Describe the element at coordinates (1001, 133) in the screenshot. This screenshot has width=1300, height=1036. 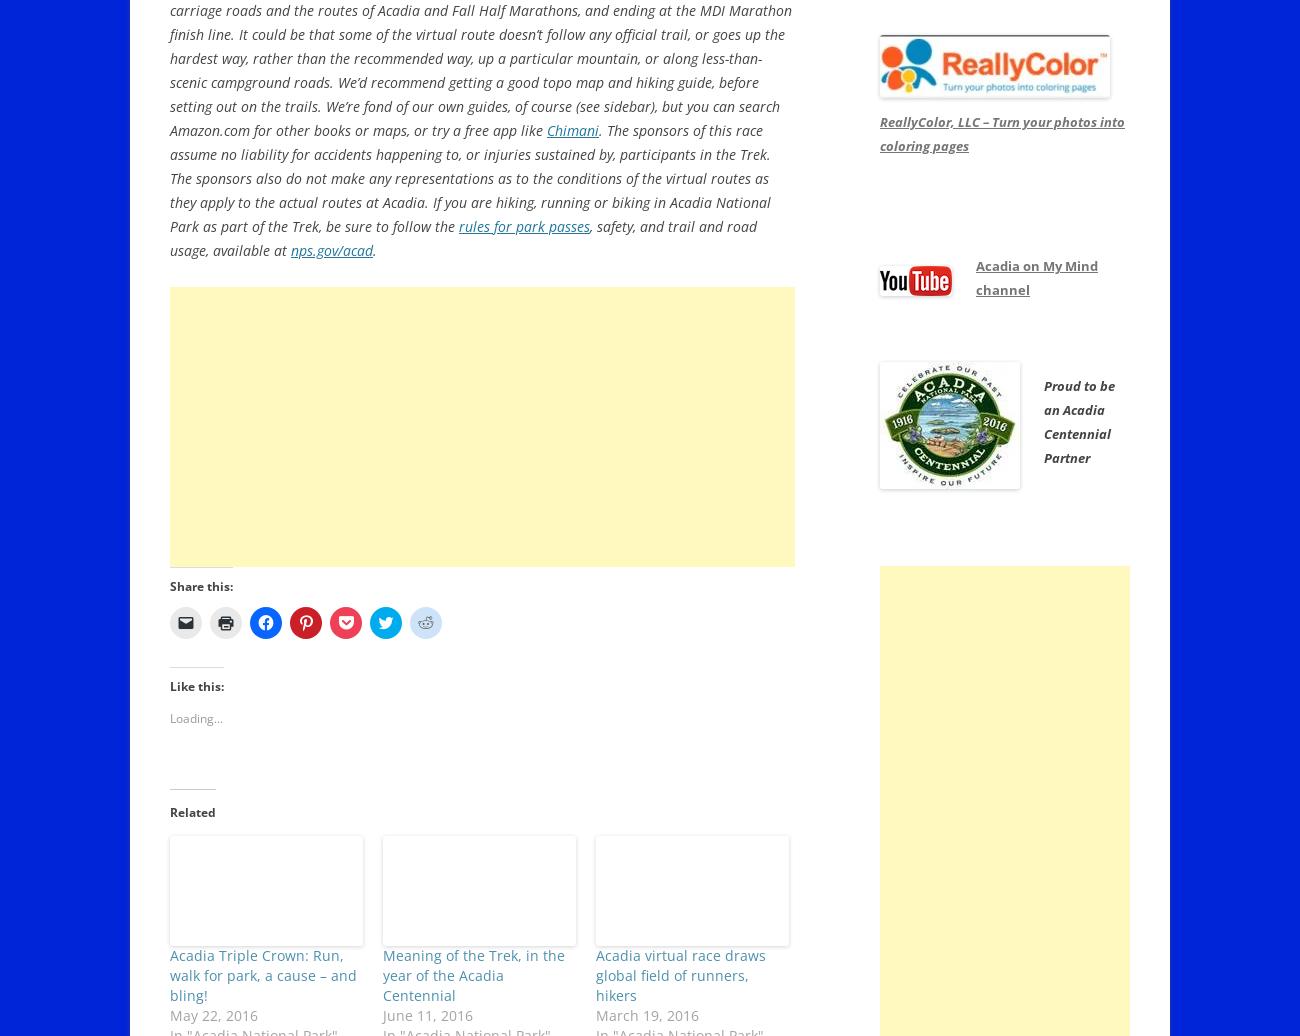
I see `'ReallyColor, LLC – Turn your photos into coloring pages'` at that location.